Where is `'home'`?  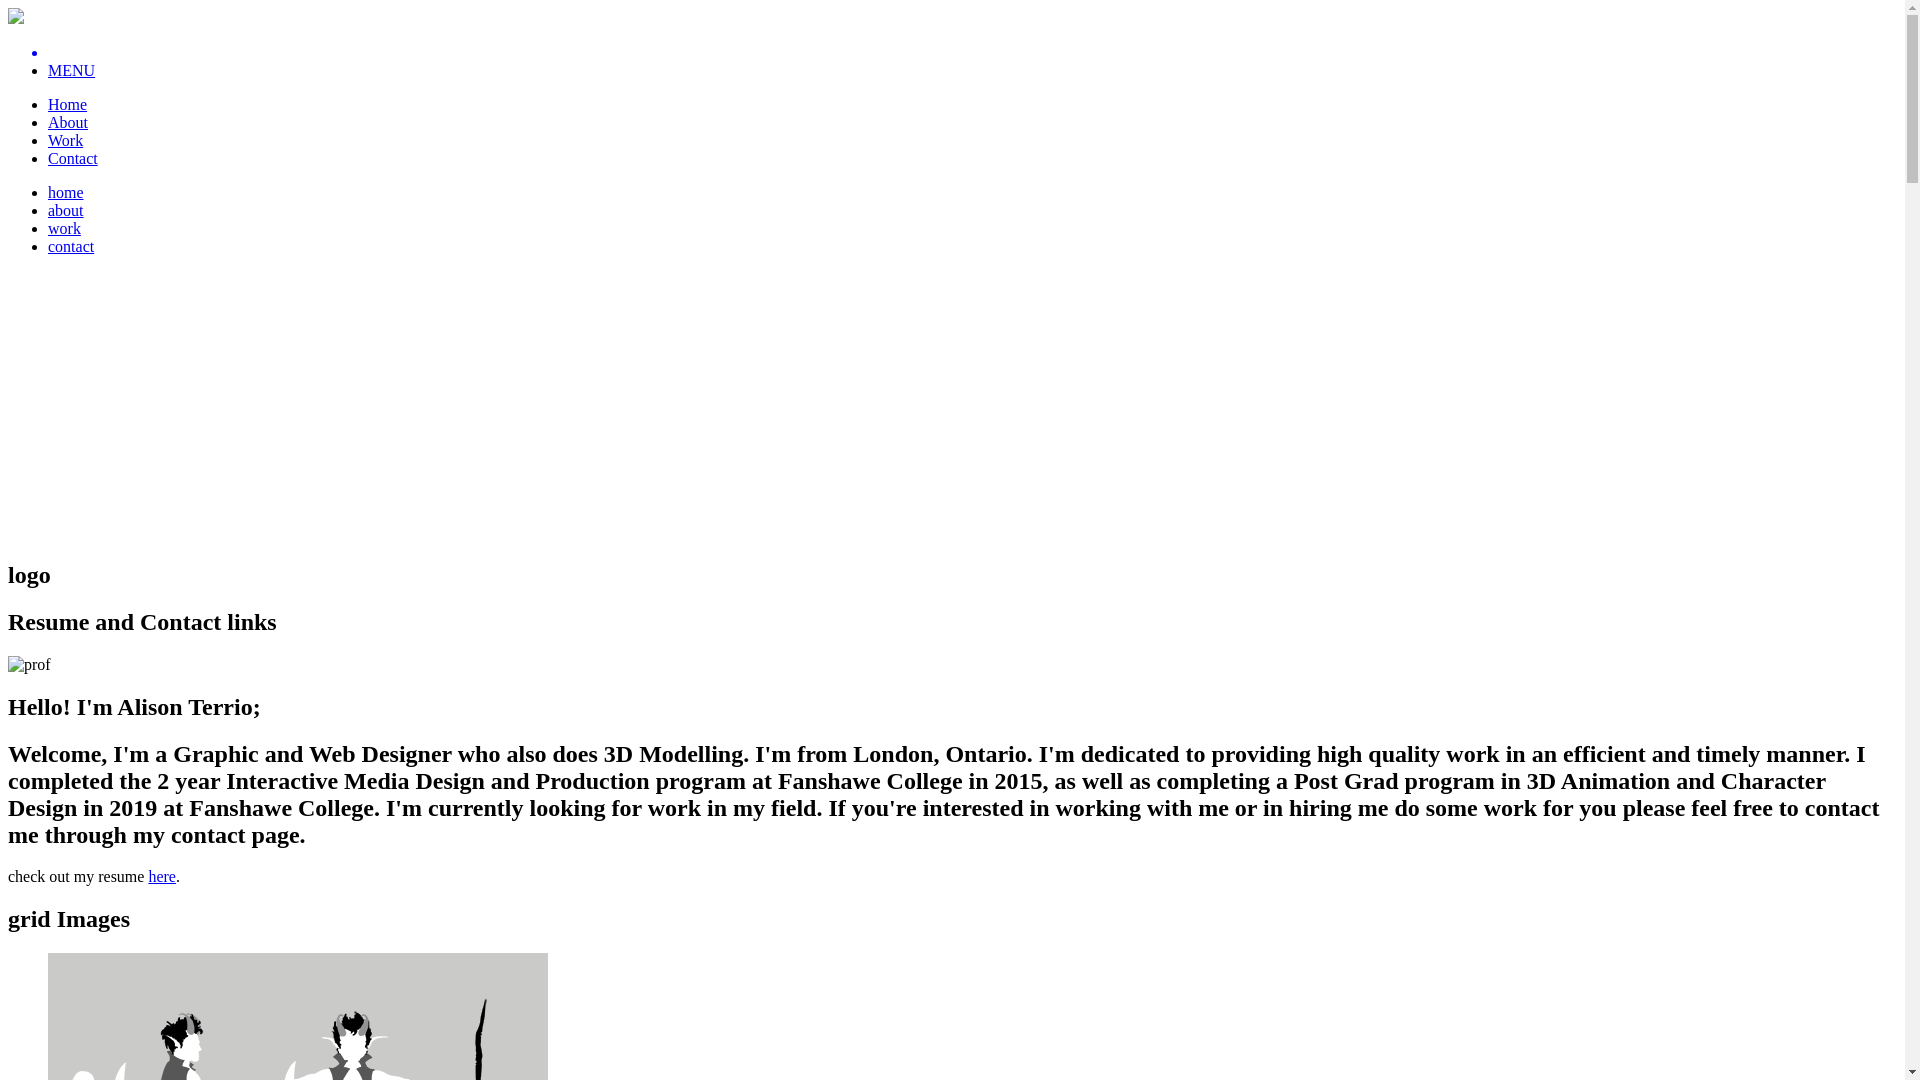 'home' is located at coordinates (66, 192).